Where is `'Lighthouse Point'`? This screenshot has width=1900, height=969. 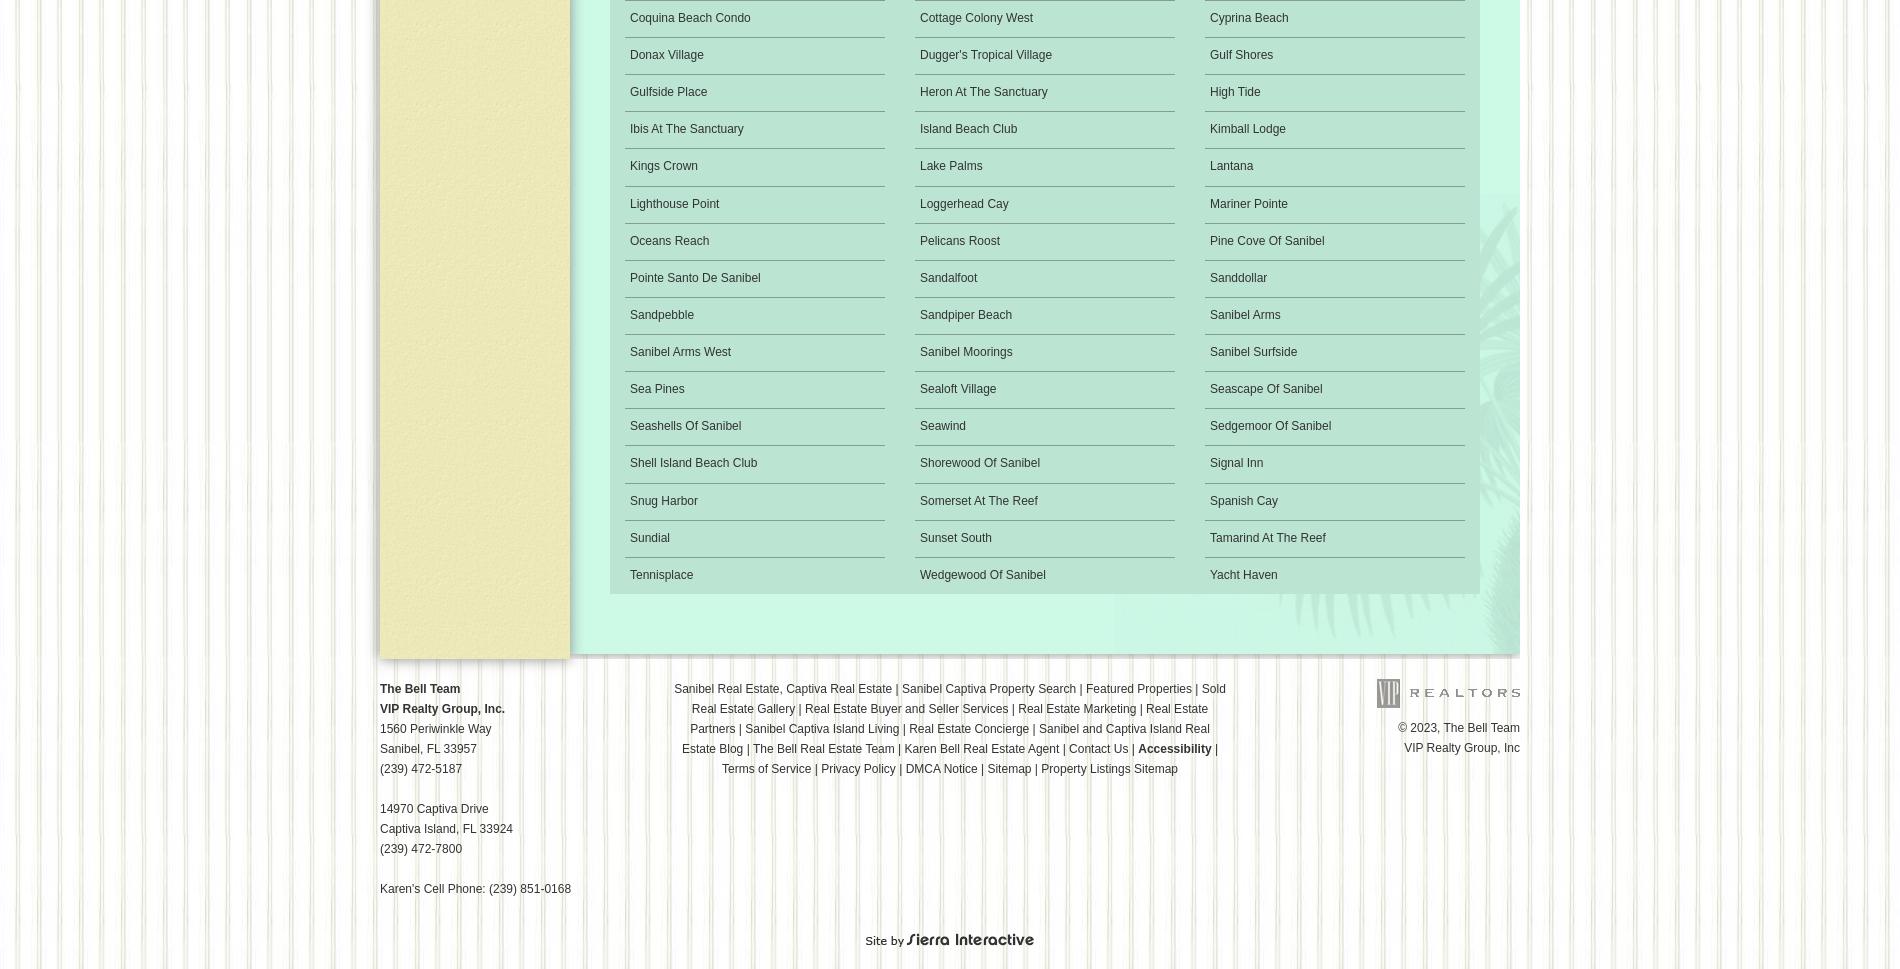
'Lighthouse Point' is located at coordinates (674, 203).